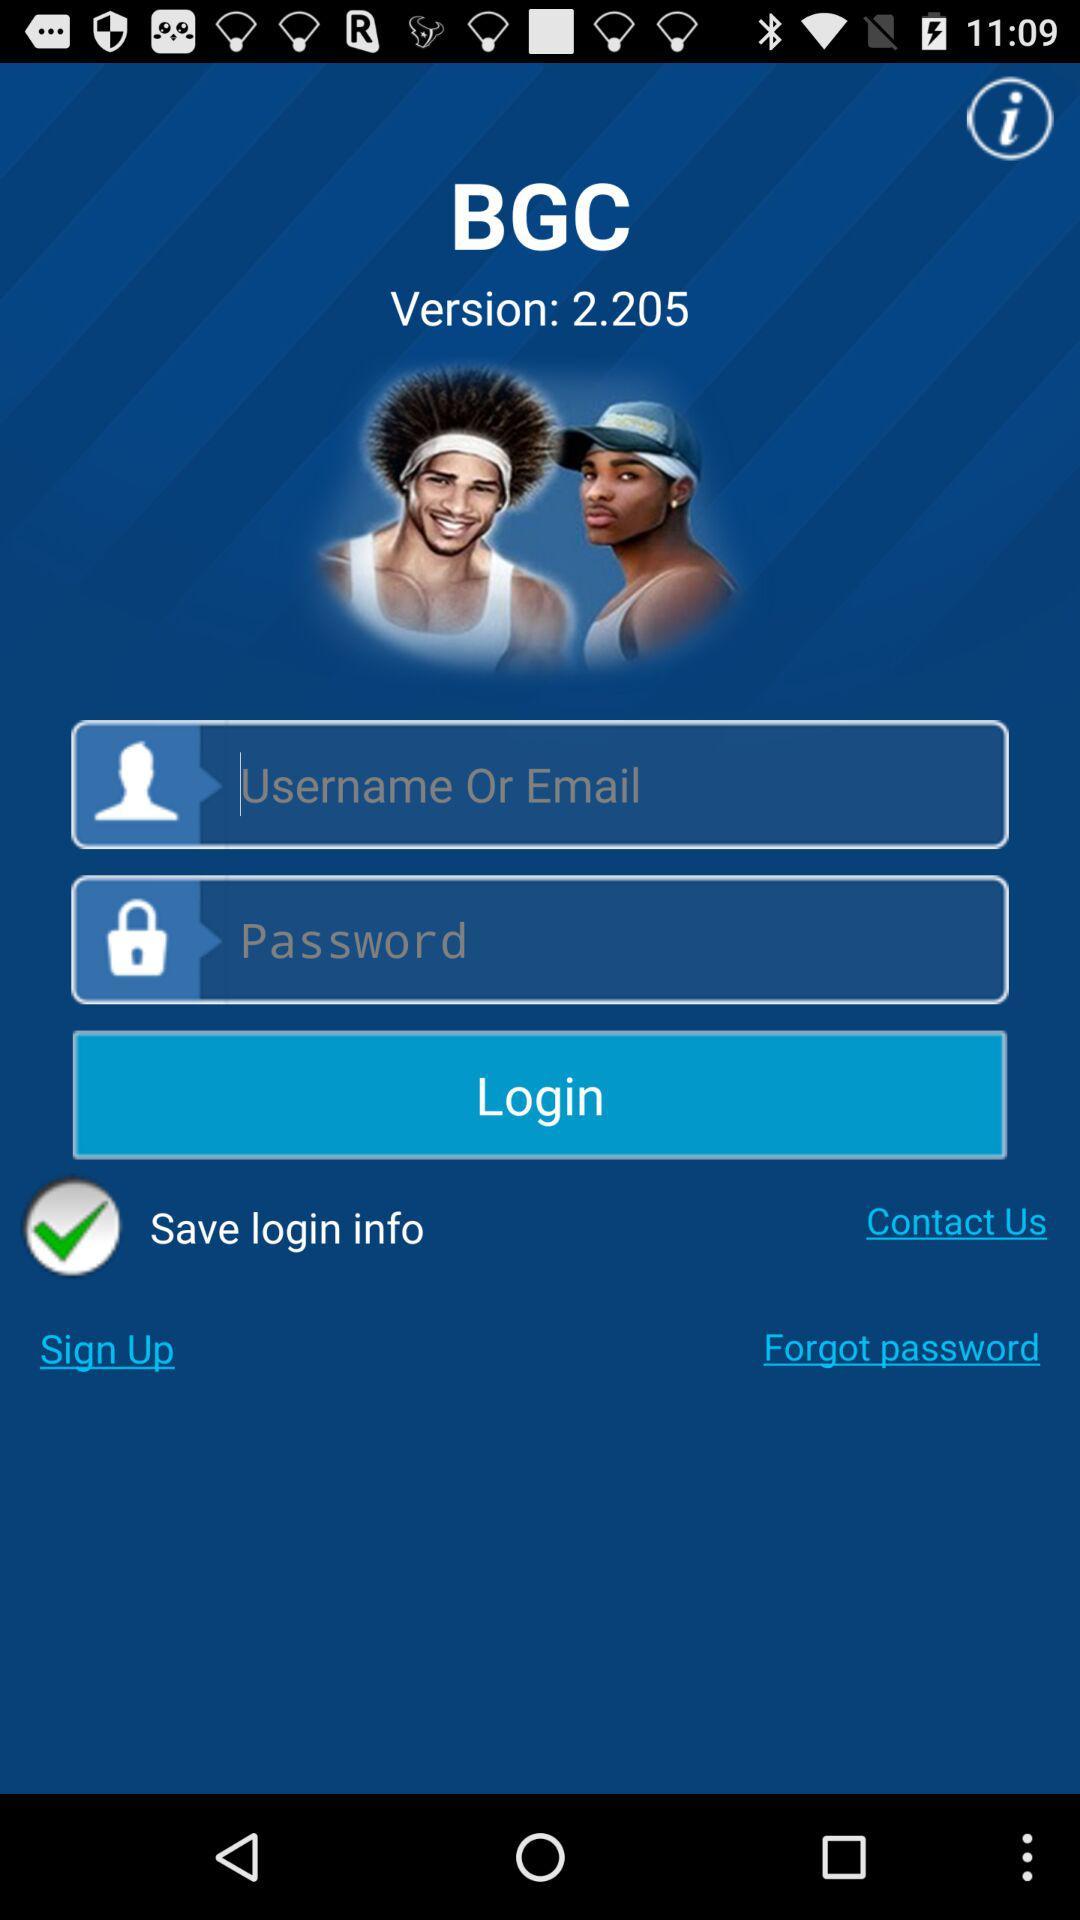  I want to click on the item above the sign up, so click(222, 1226).